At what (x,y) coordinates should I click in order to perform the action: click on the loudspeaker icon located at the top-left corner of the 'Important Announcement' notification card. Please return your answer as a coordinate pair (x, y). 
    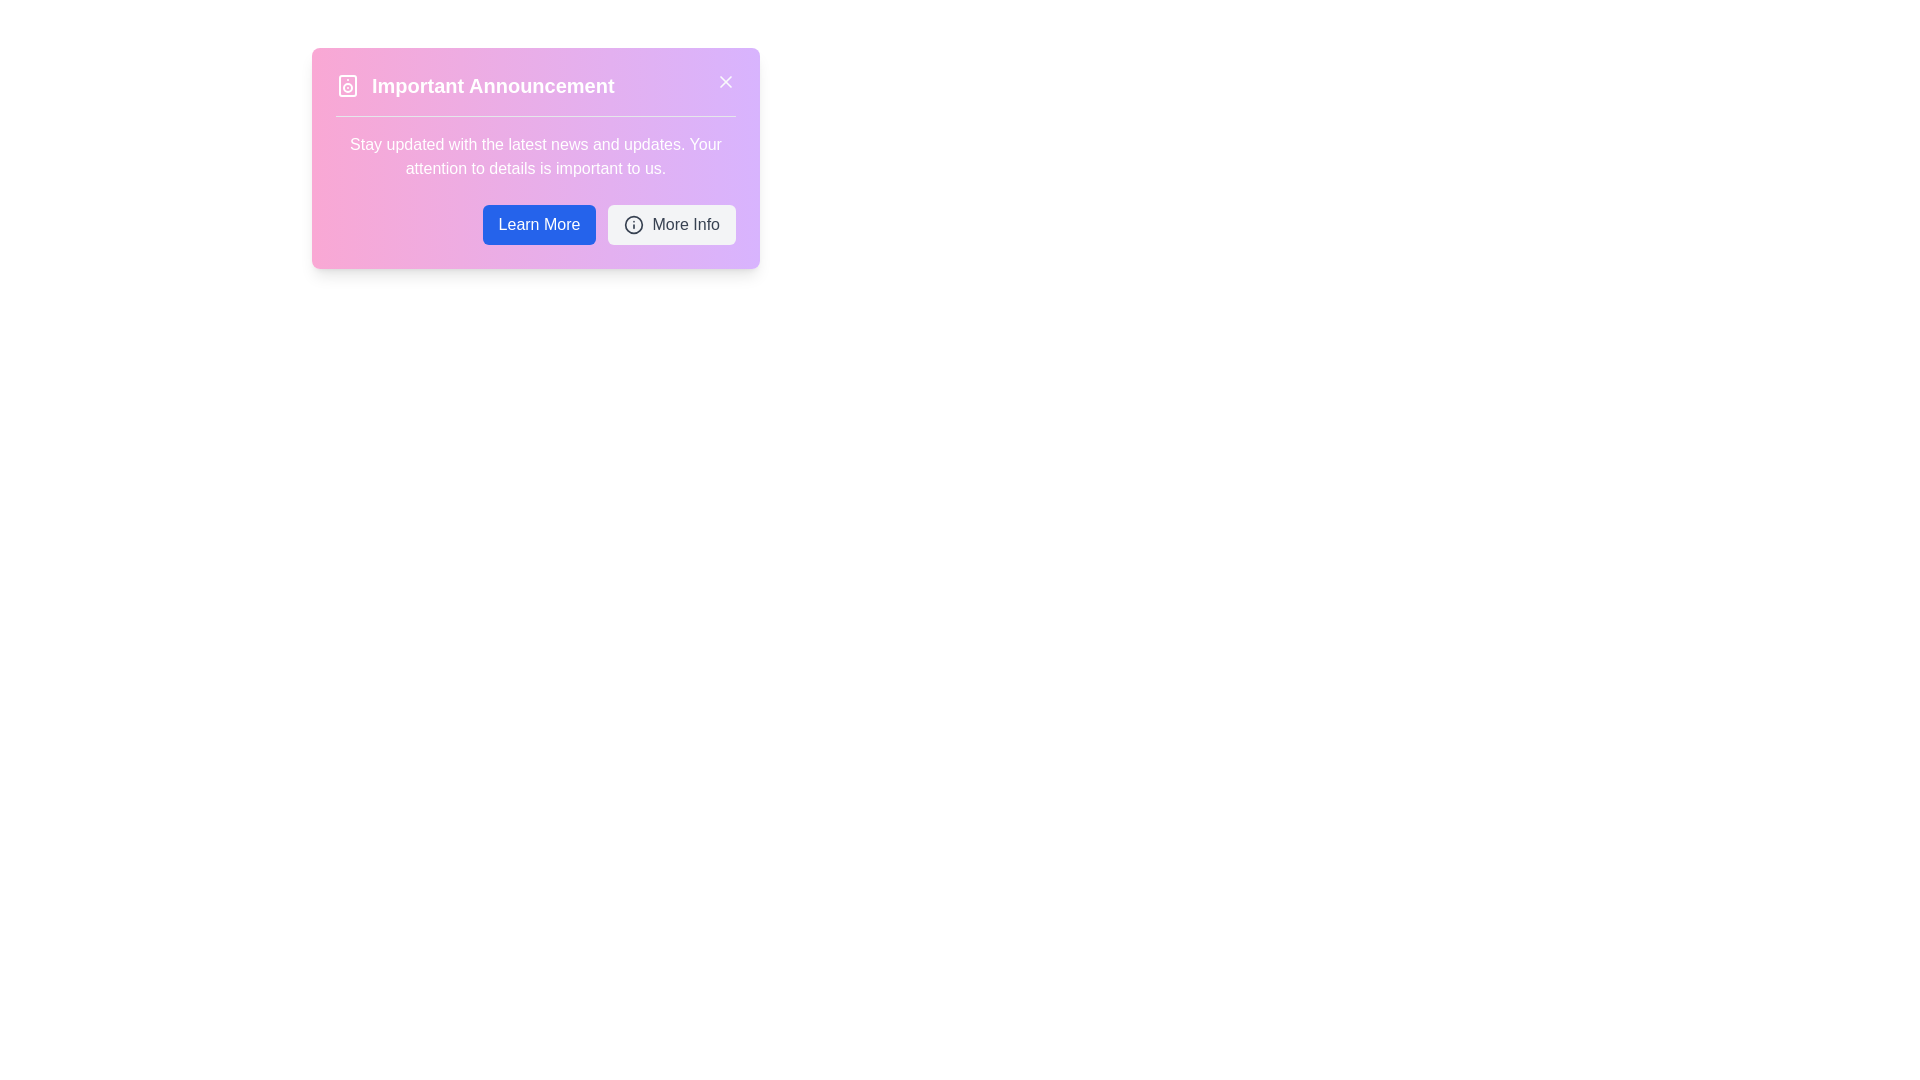
    Looking at the image, I should click on (347, 84).